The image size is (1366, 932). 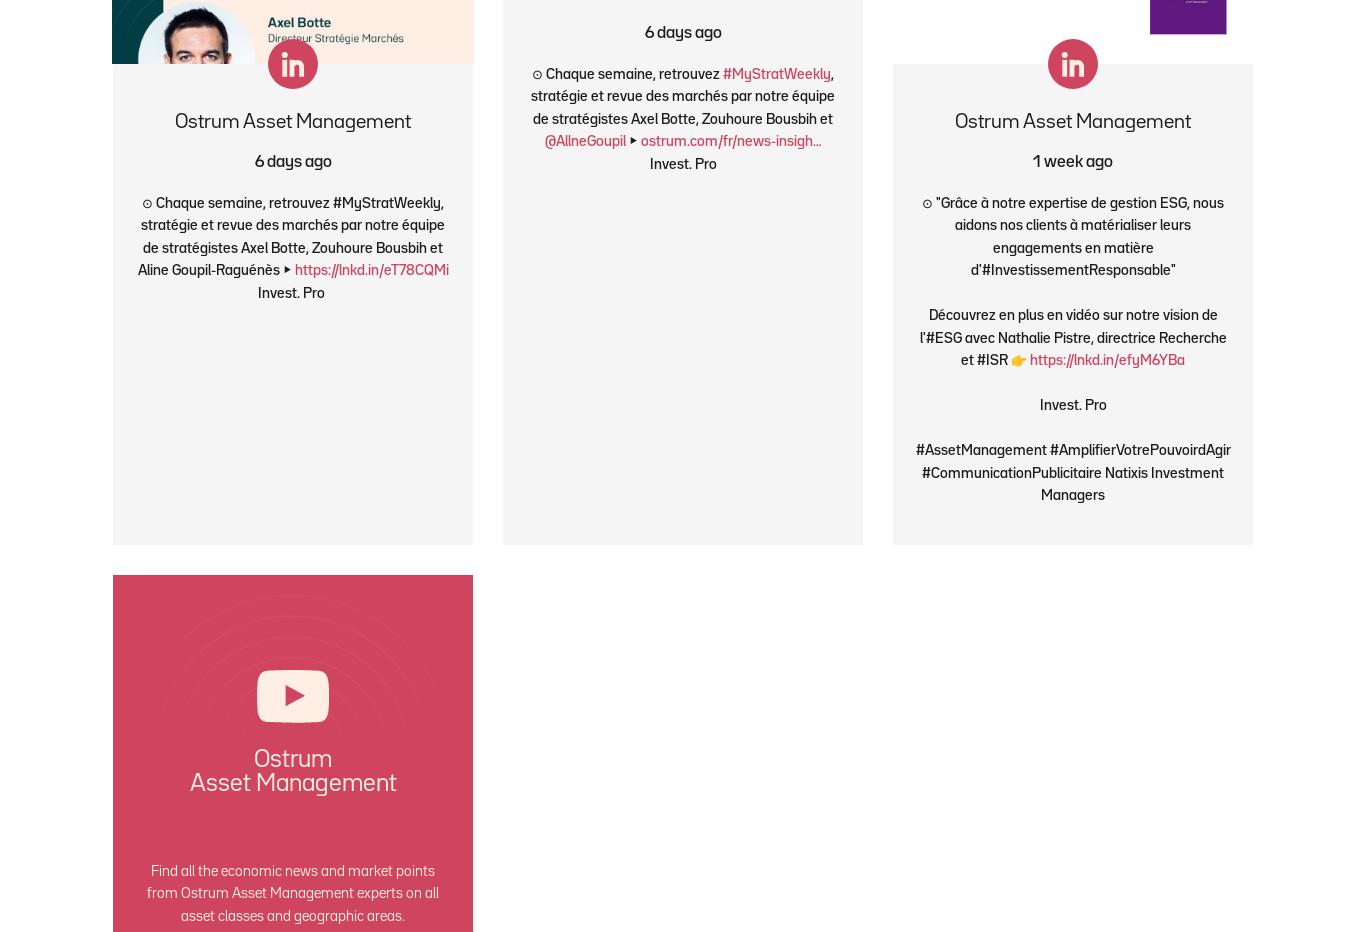 I want to click on 'Asset Management', so click(x=292, y=783).